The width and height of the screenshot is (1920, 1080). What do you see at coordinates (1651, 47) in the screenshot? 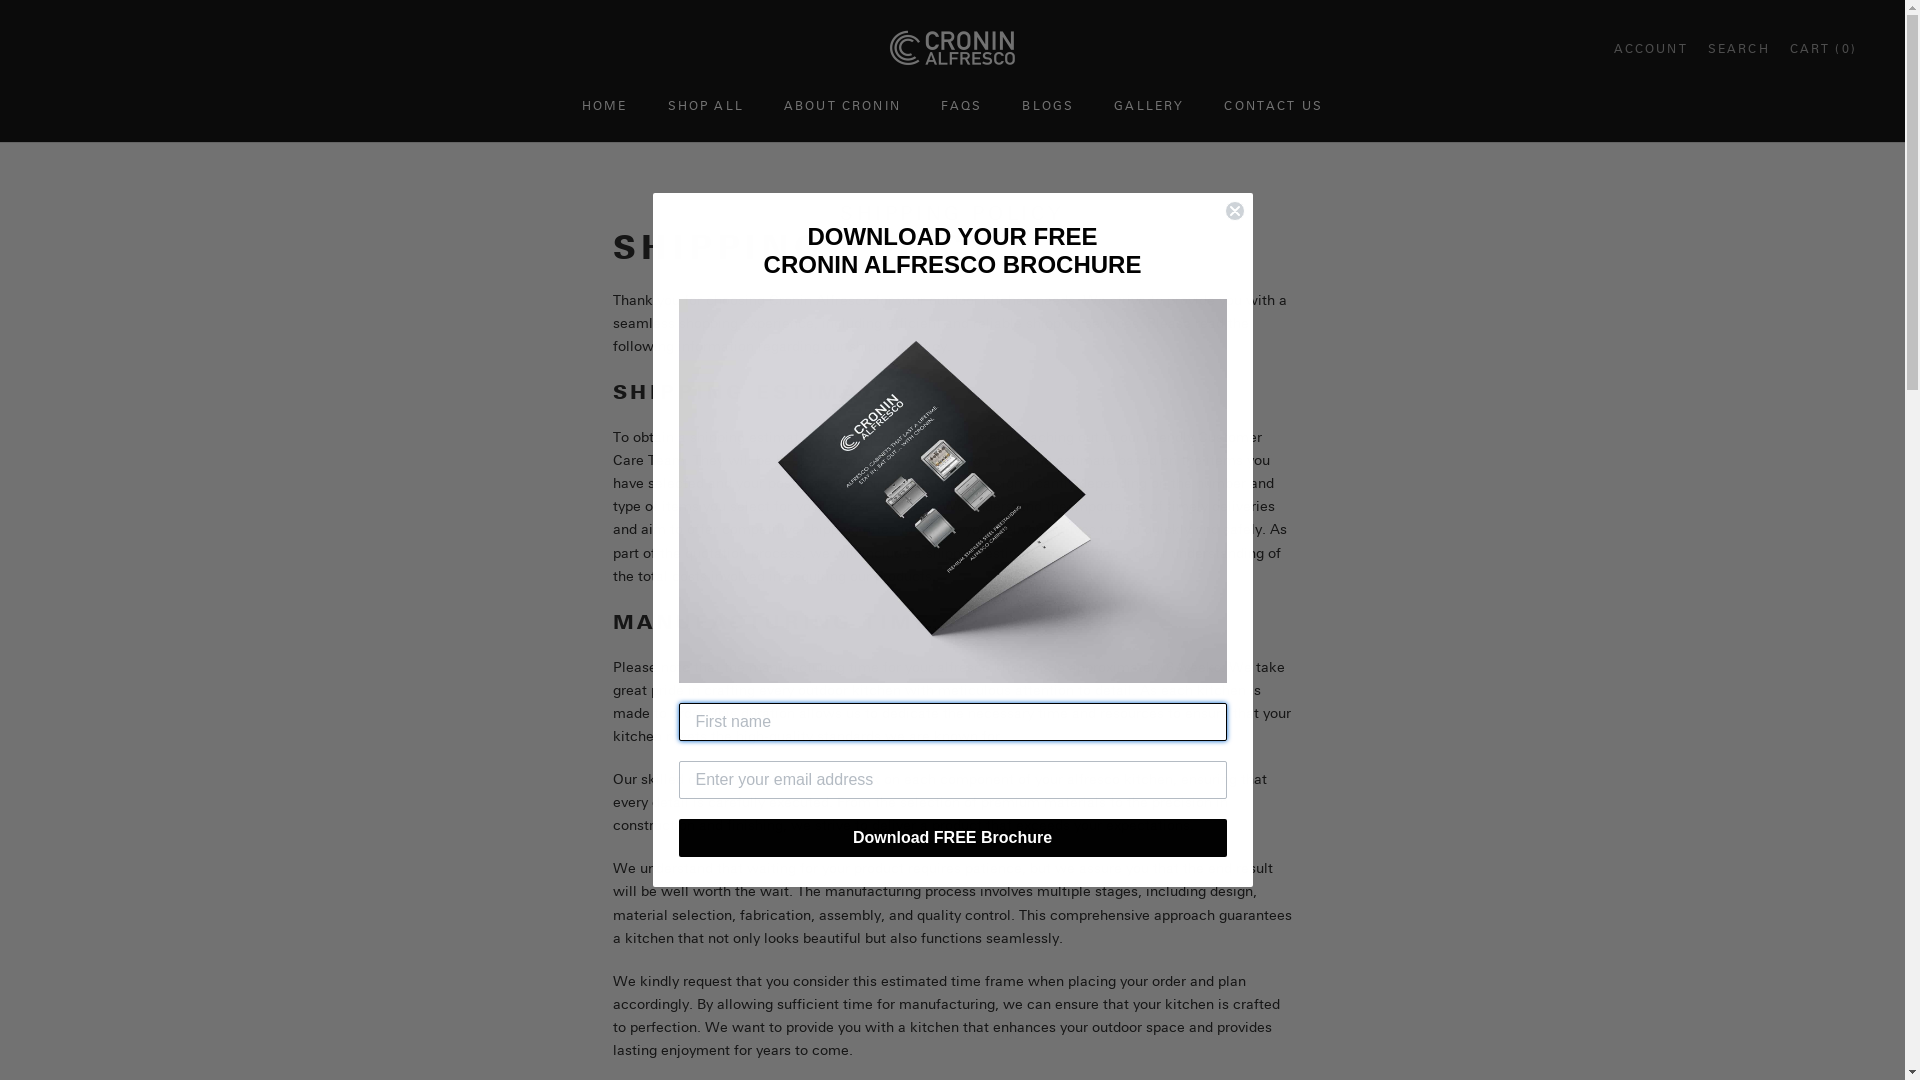
I see `'Open account page` at bounding box center [1651, 47].